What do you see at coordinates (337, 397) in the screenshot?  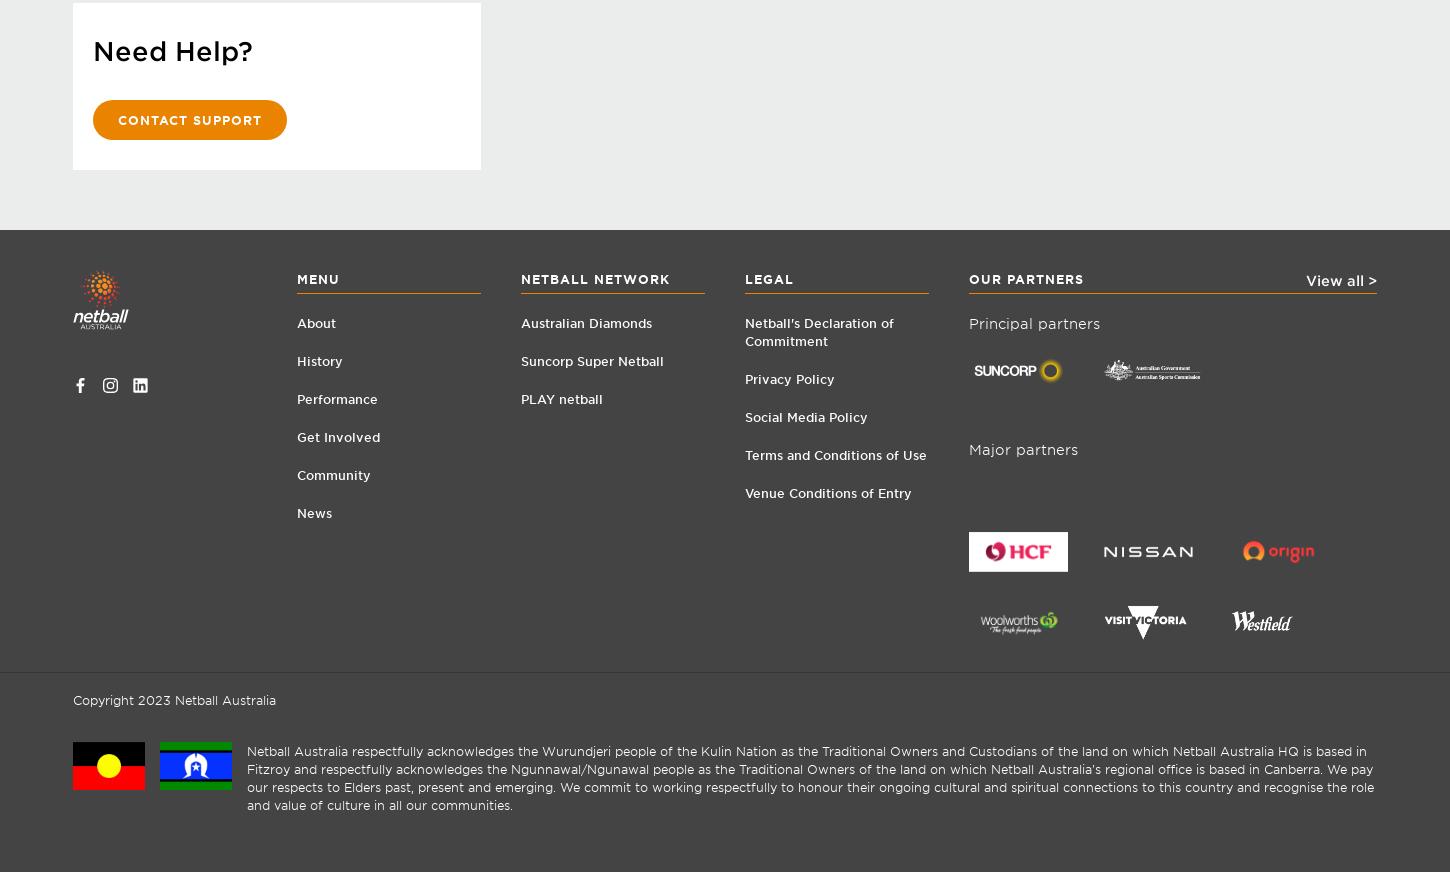 I see `'Performance'` at bounding box center [337, 397].